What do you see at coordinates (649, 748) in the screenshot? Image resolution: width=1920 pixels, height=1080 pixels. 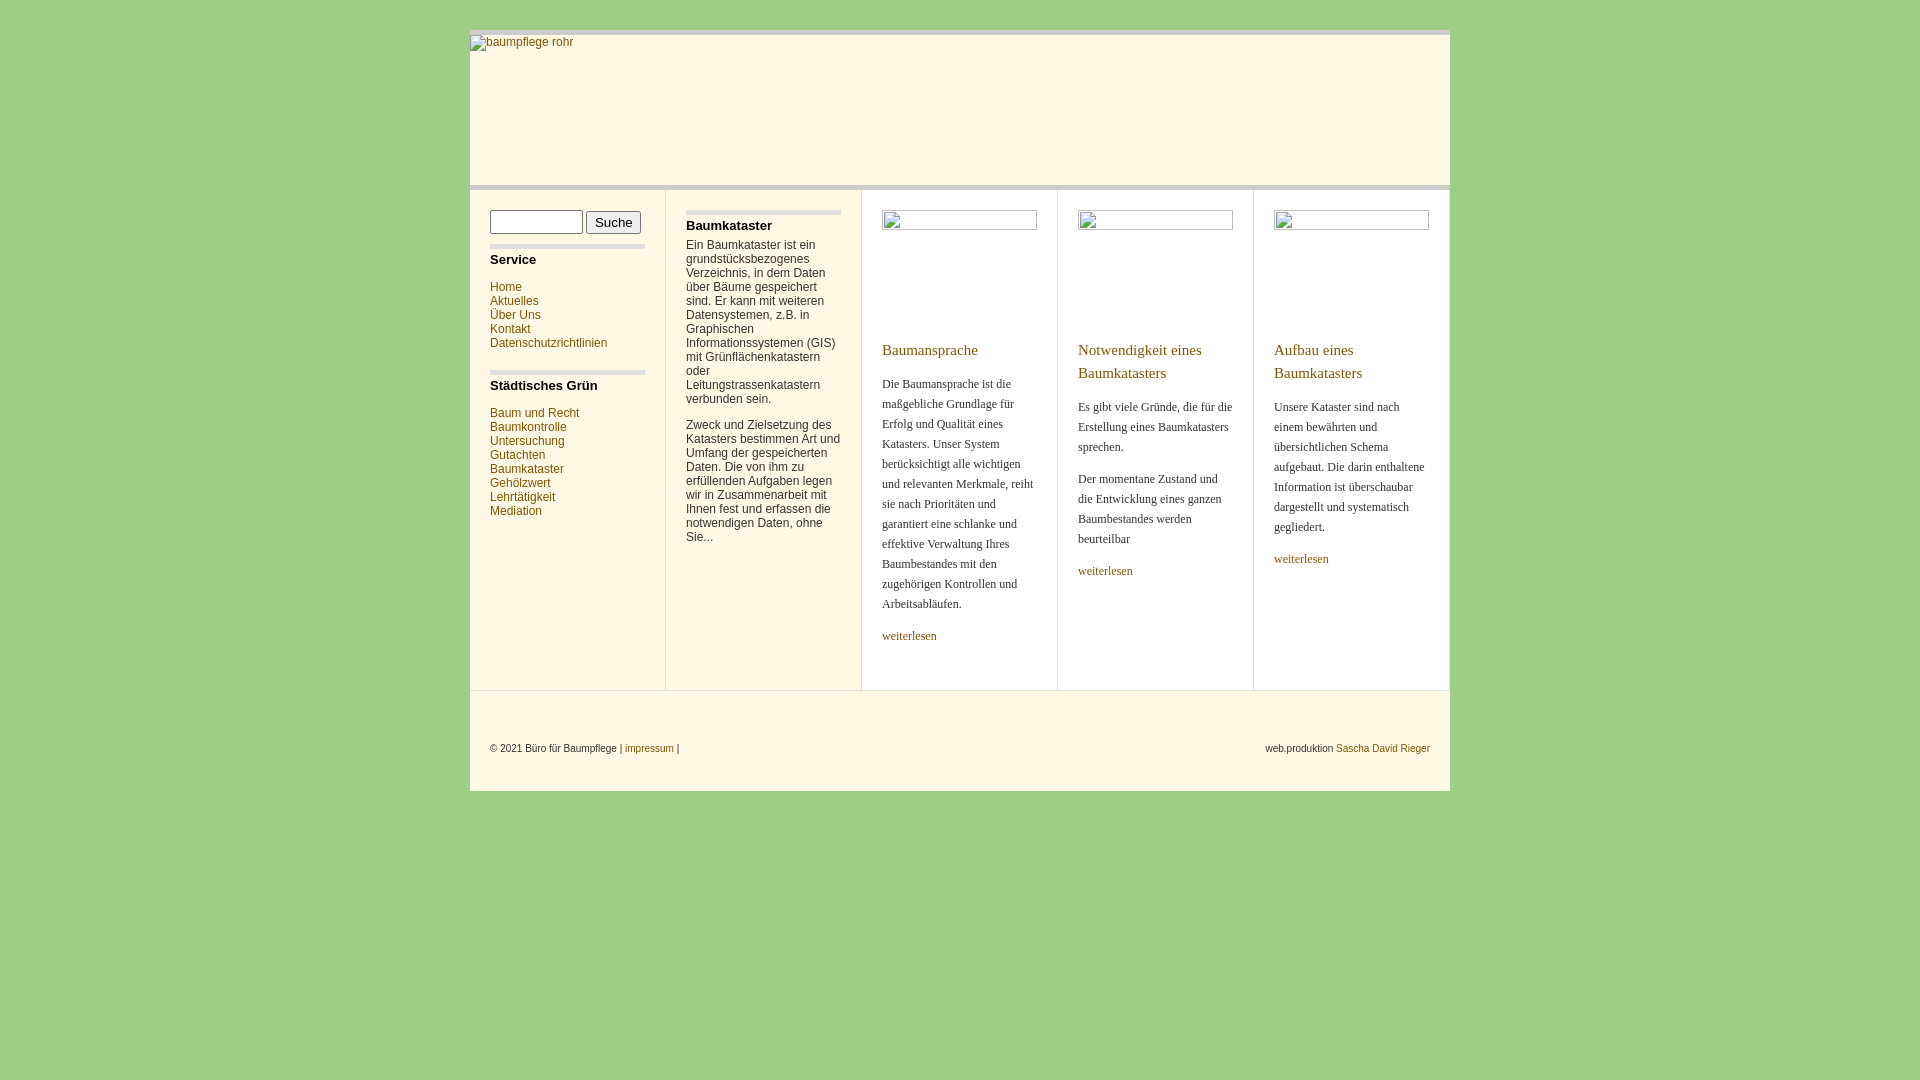 I see `'impressum'` at bounding box center [649, 748].